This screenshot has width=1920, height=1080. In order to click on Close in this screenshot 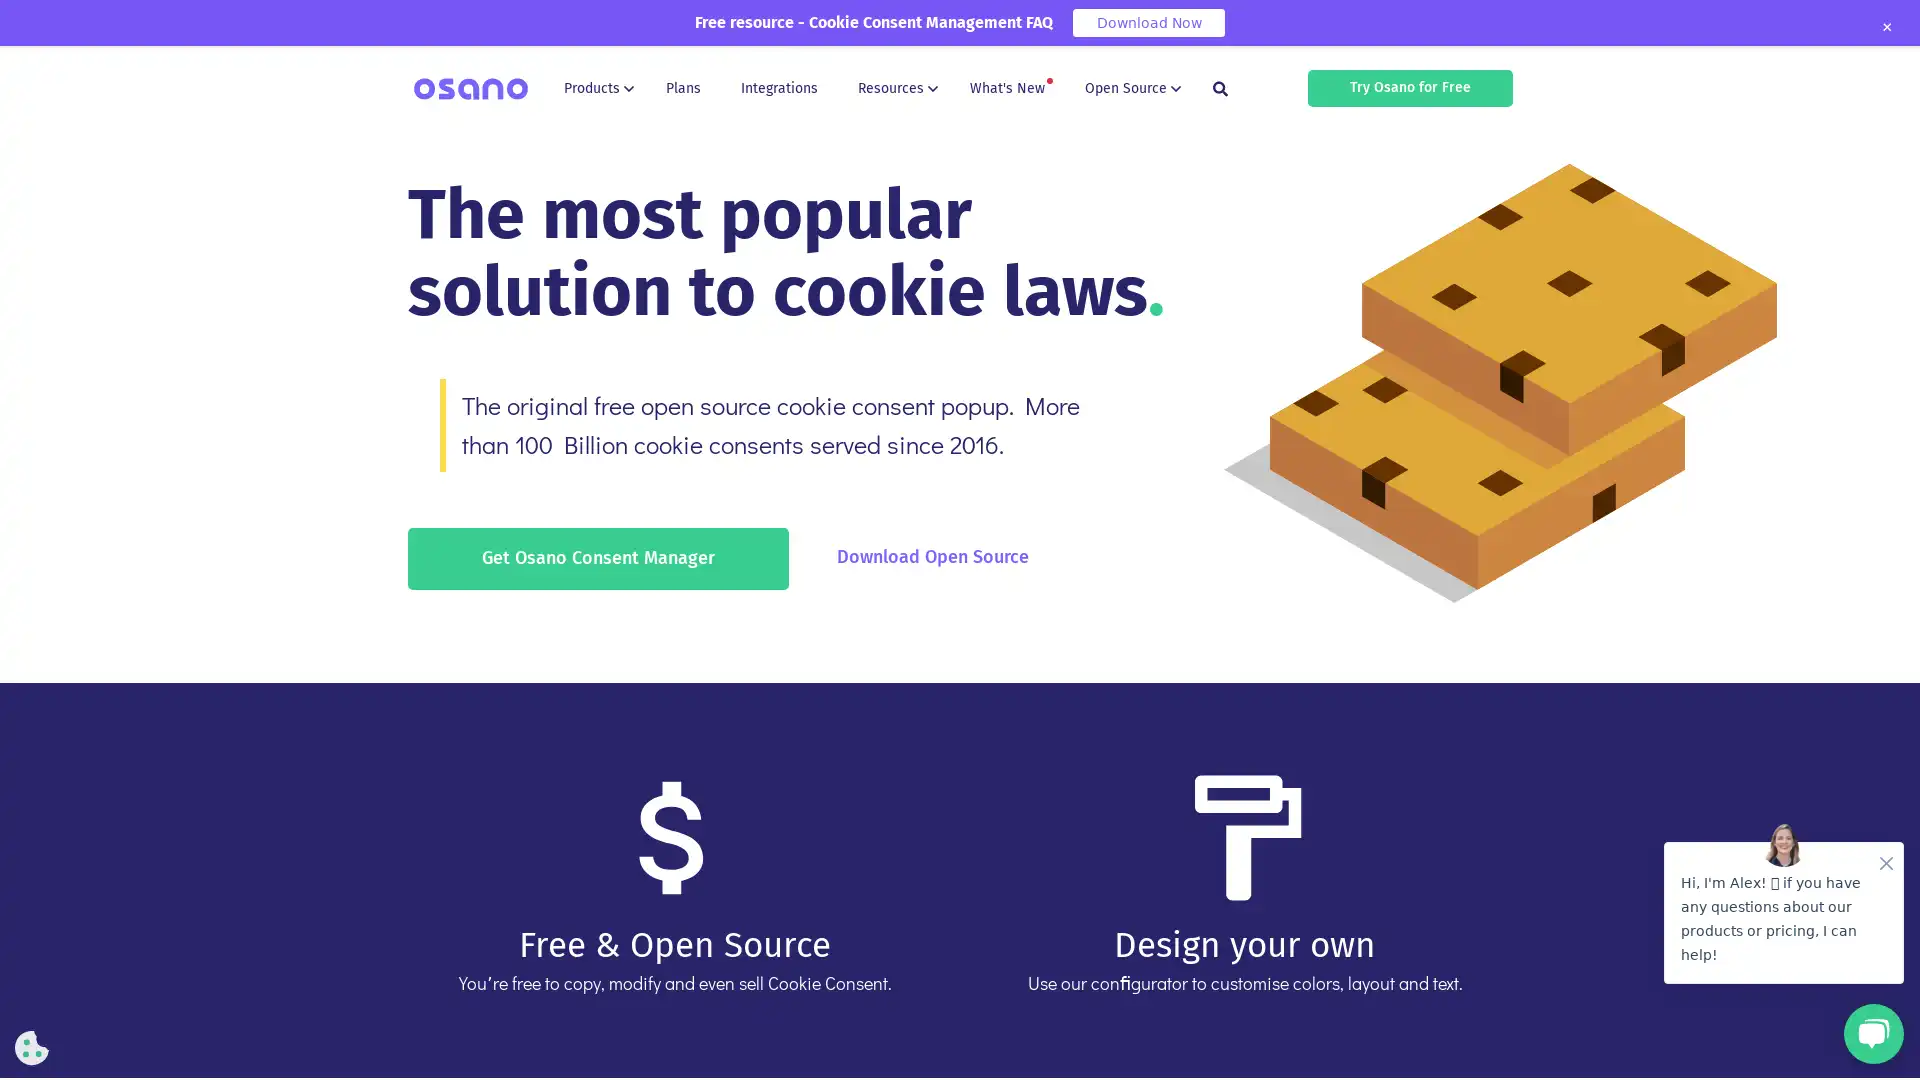, I will do `click(1885, 27)`.